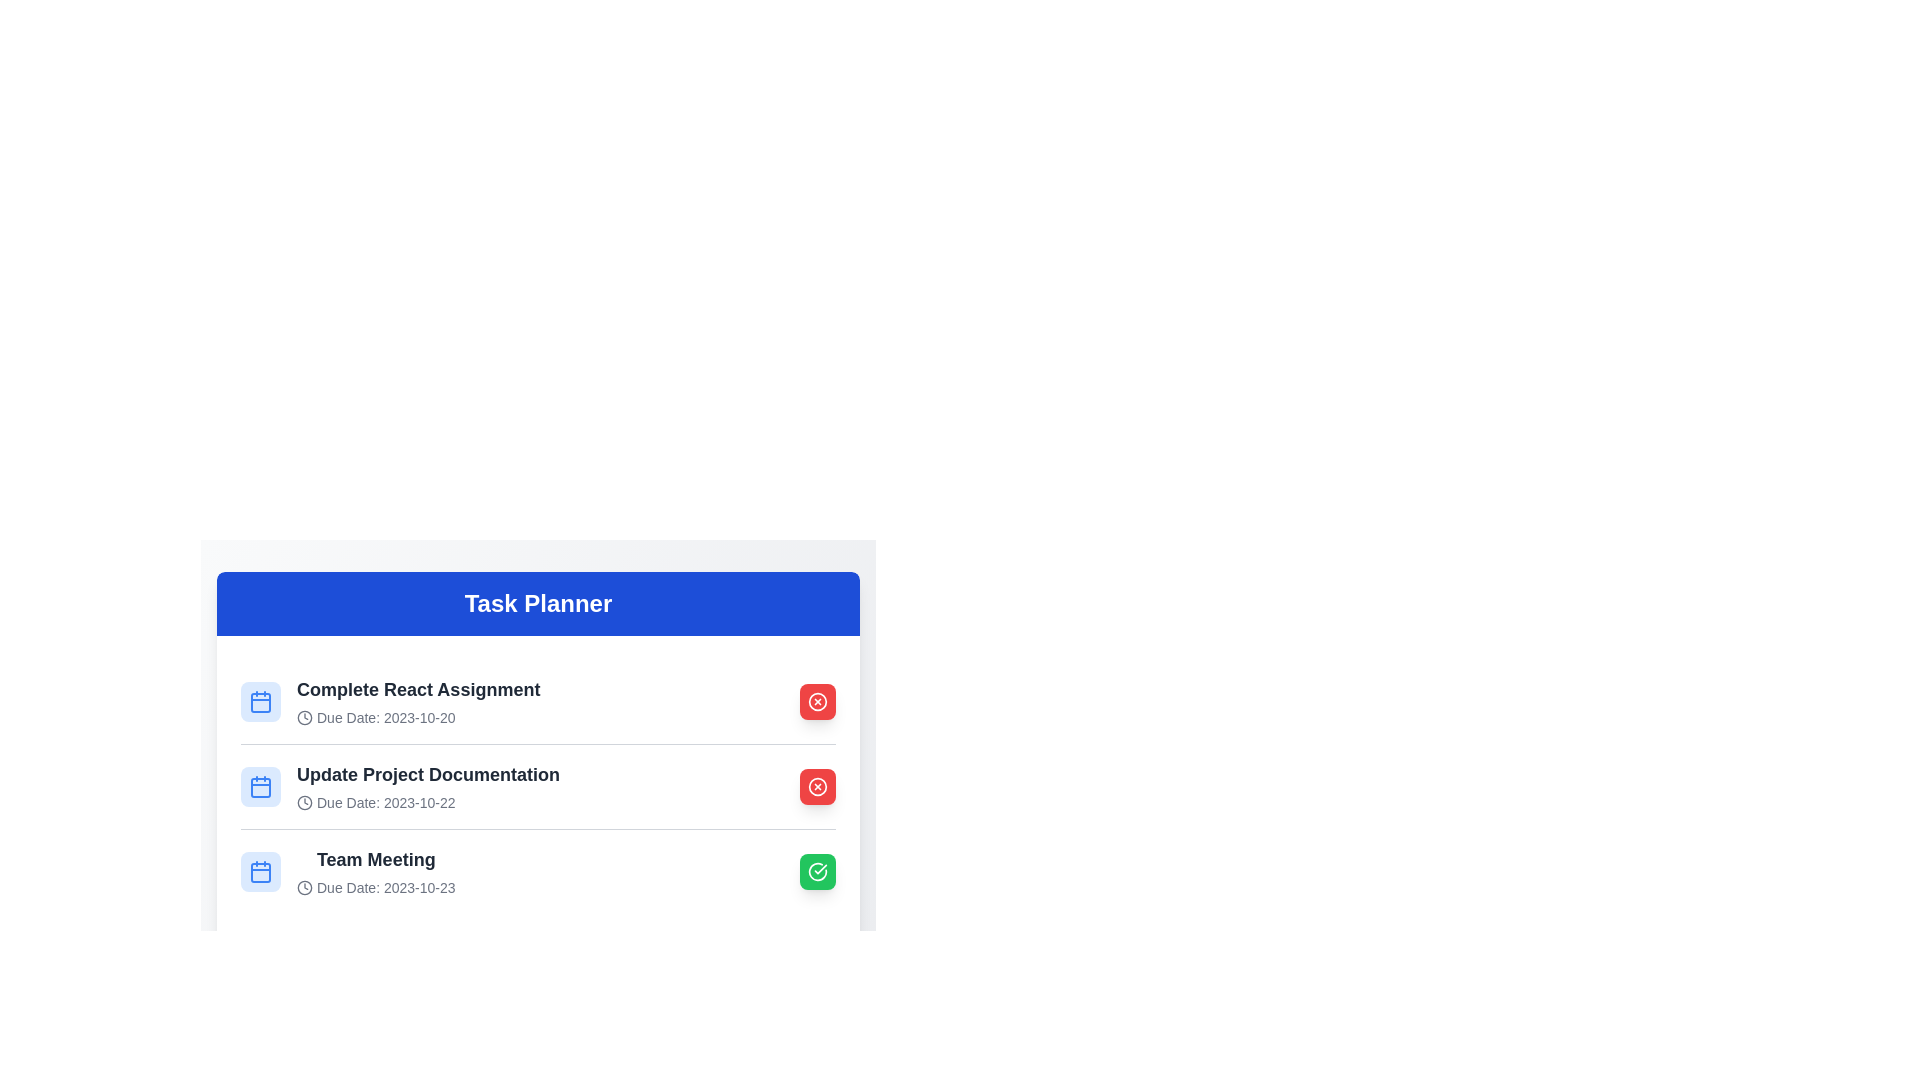 This screenshot has width=1920, height=1080. I want to click on displayed text 'Team Meeting' from the large, bold text label located below the 'Task Planner' heading in the task list, so click(376, 859).